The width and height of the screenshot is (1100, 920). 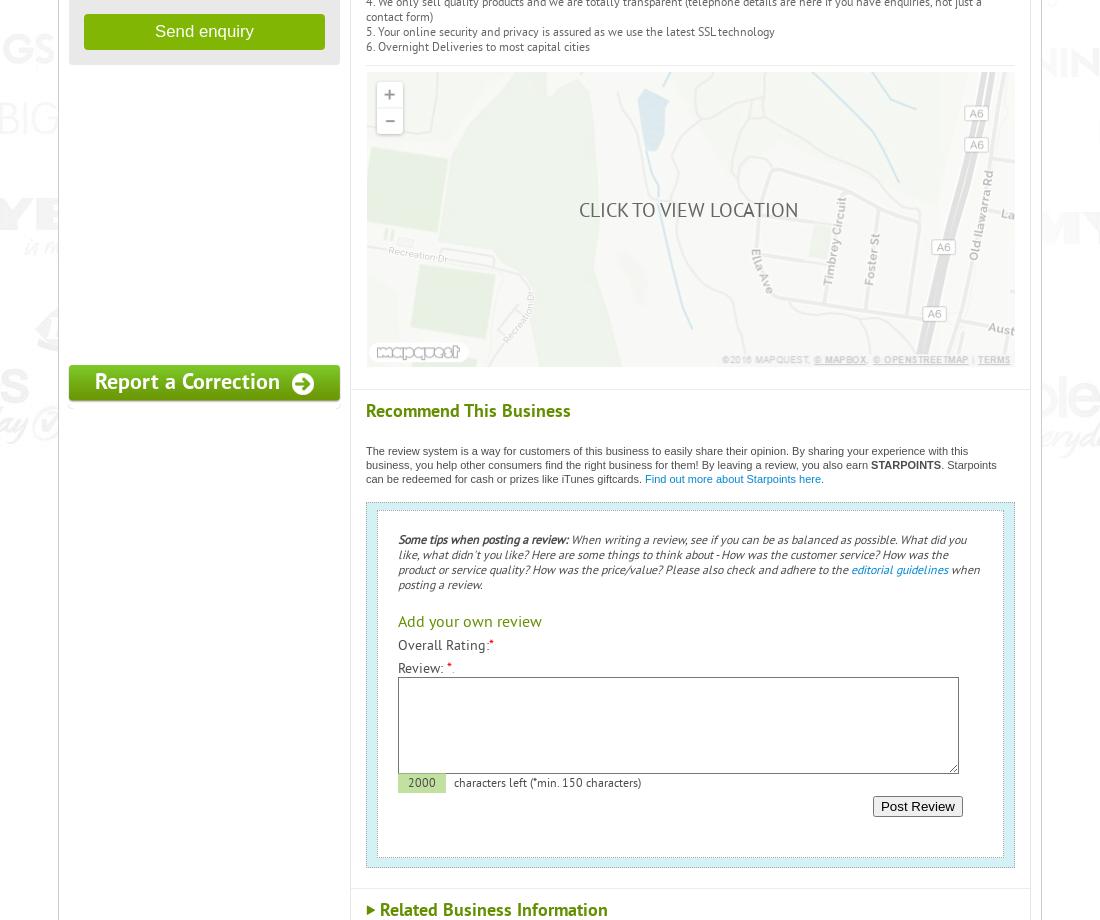 I want to click on '6. Overnight Deliveries to most capital cities', so click(x=476, y=47).